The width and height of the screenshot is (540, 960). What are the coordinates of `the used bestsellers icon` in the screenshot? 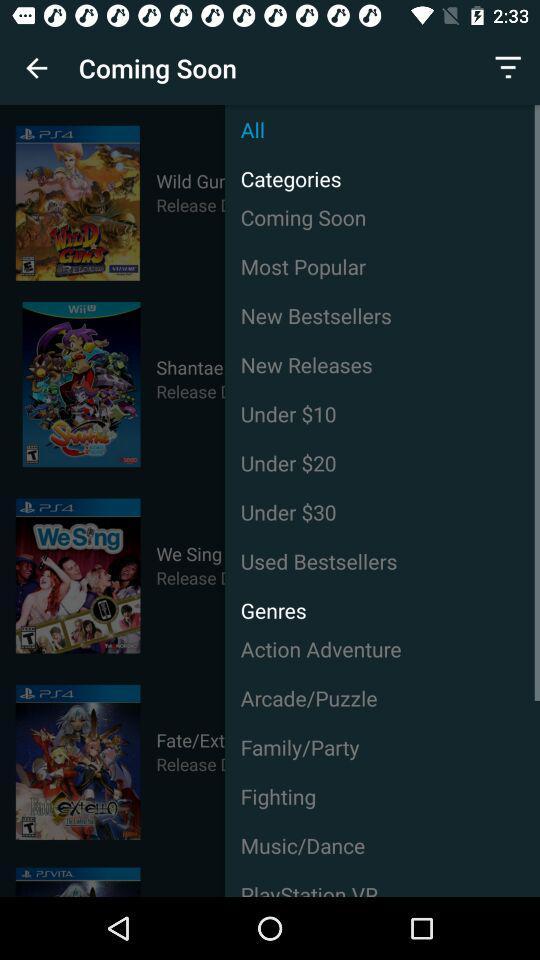 It's located at (382, 561).